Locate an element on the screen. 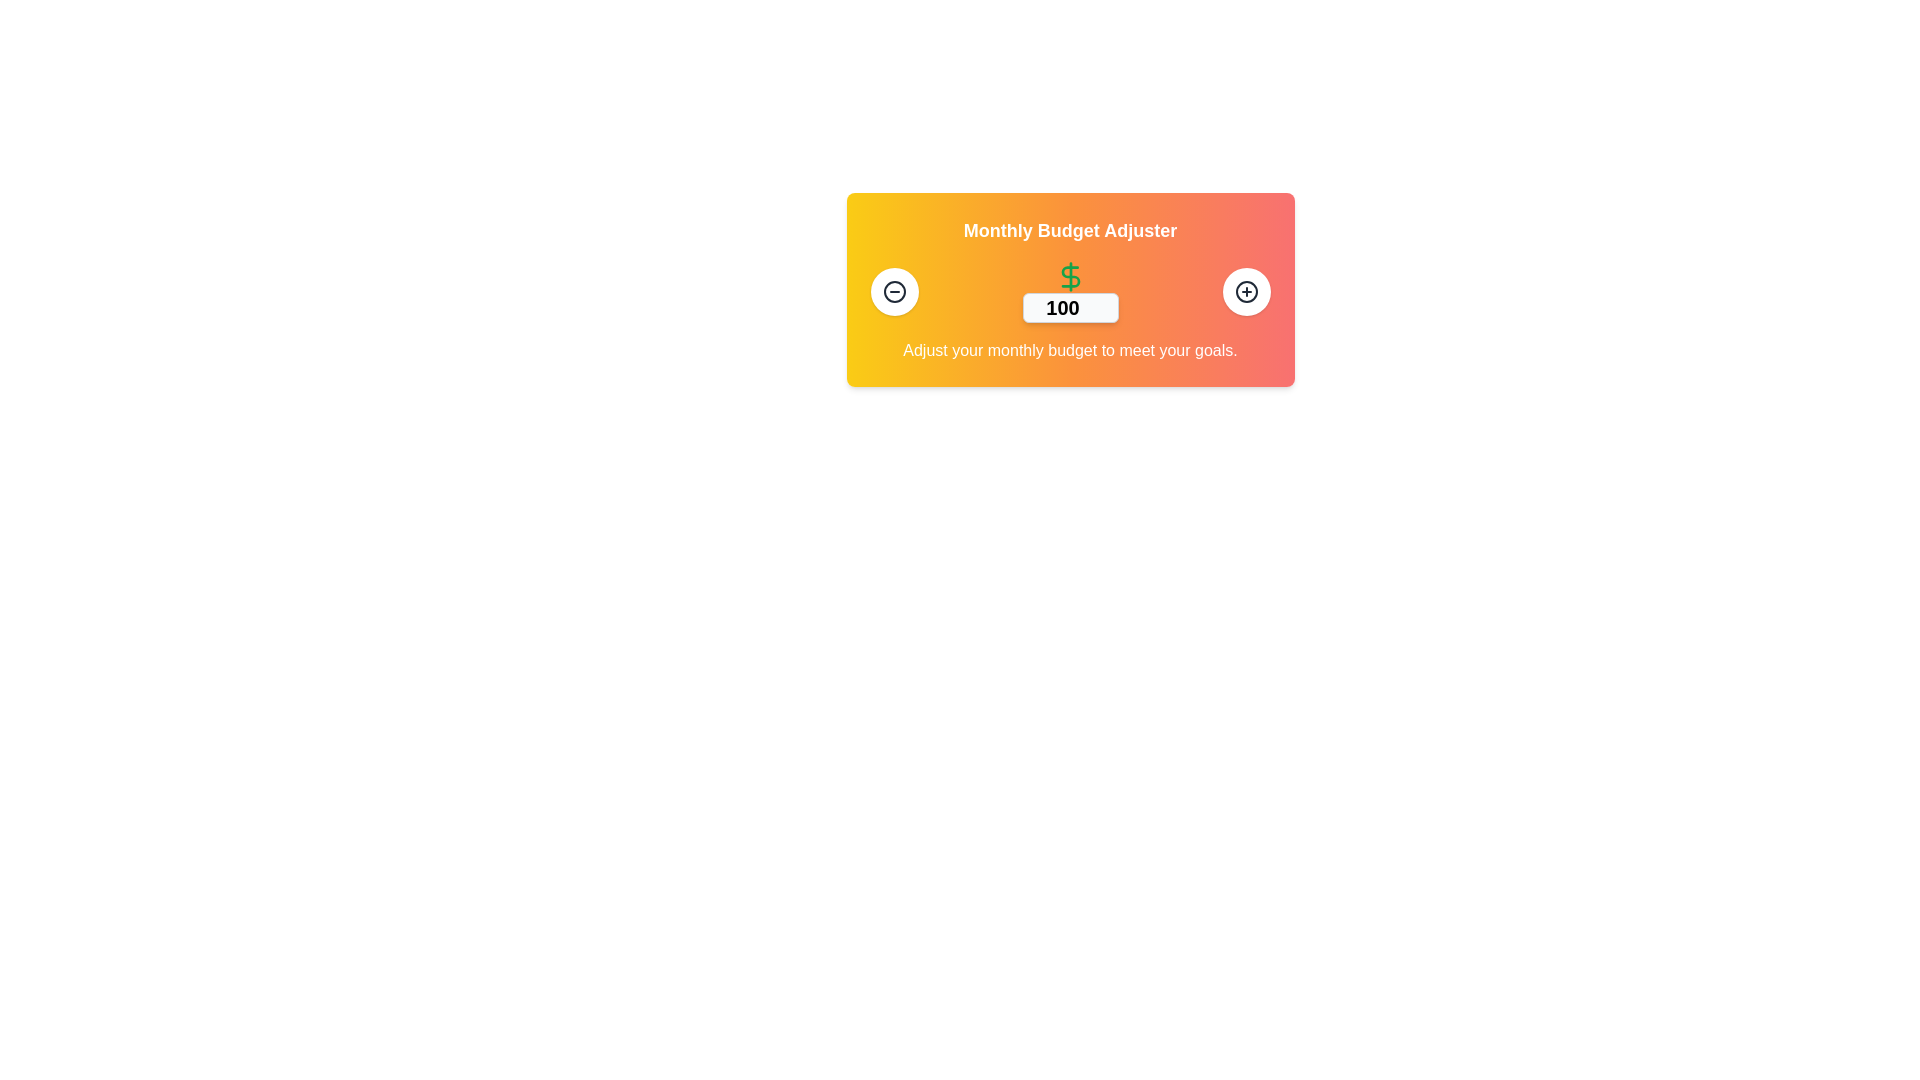  the decrement button icon, which is located within a rounded white background to the left of the numeric input and '+' button is located at coordinates (893, 292).